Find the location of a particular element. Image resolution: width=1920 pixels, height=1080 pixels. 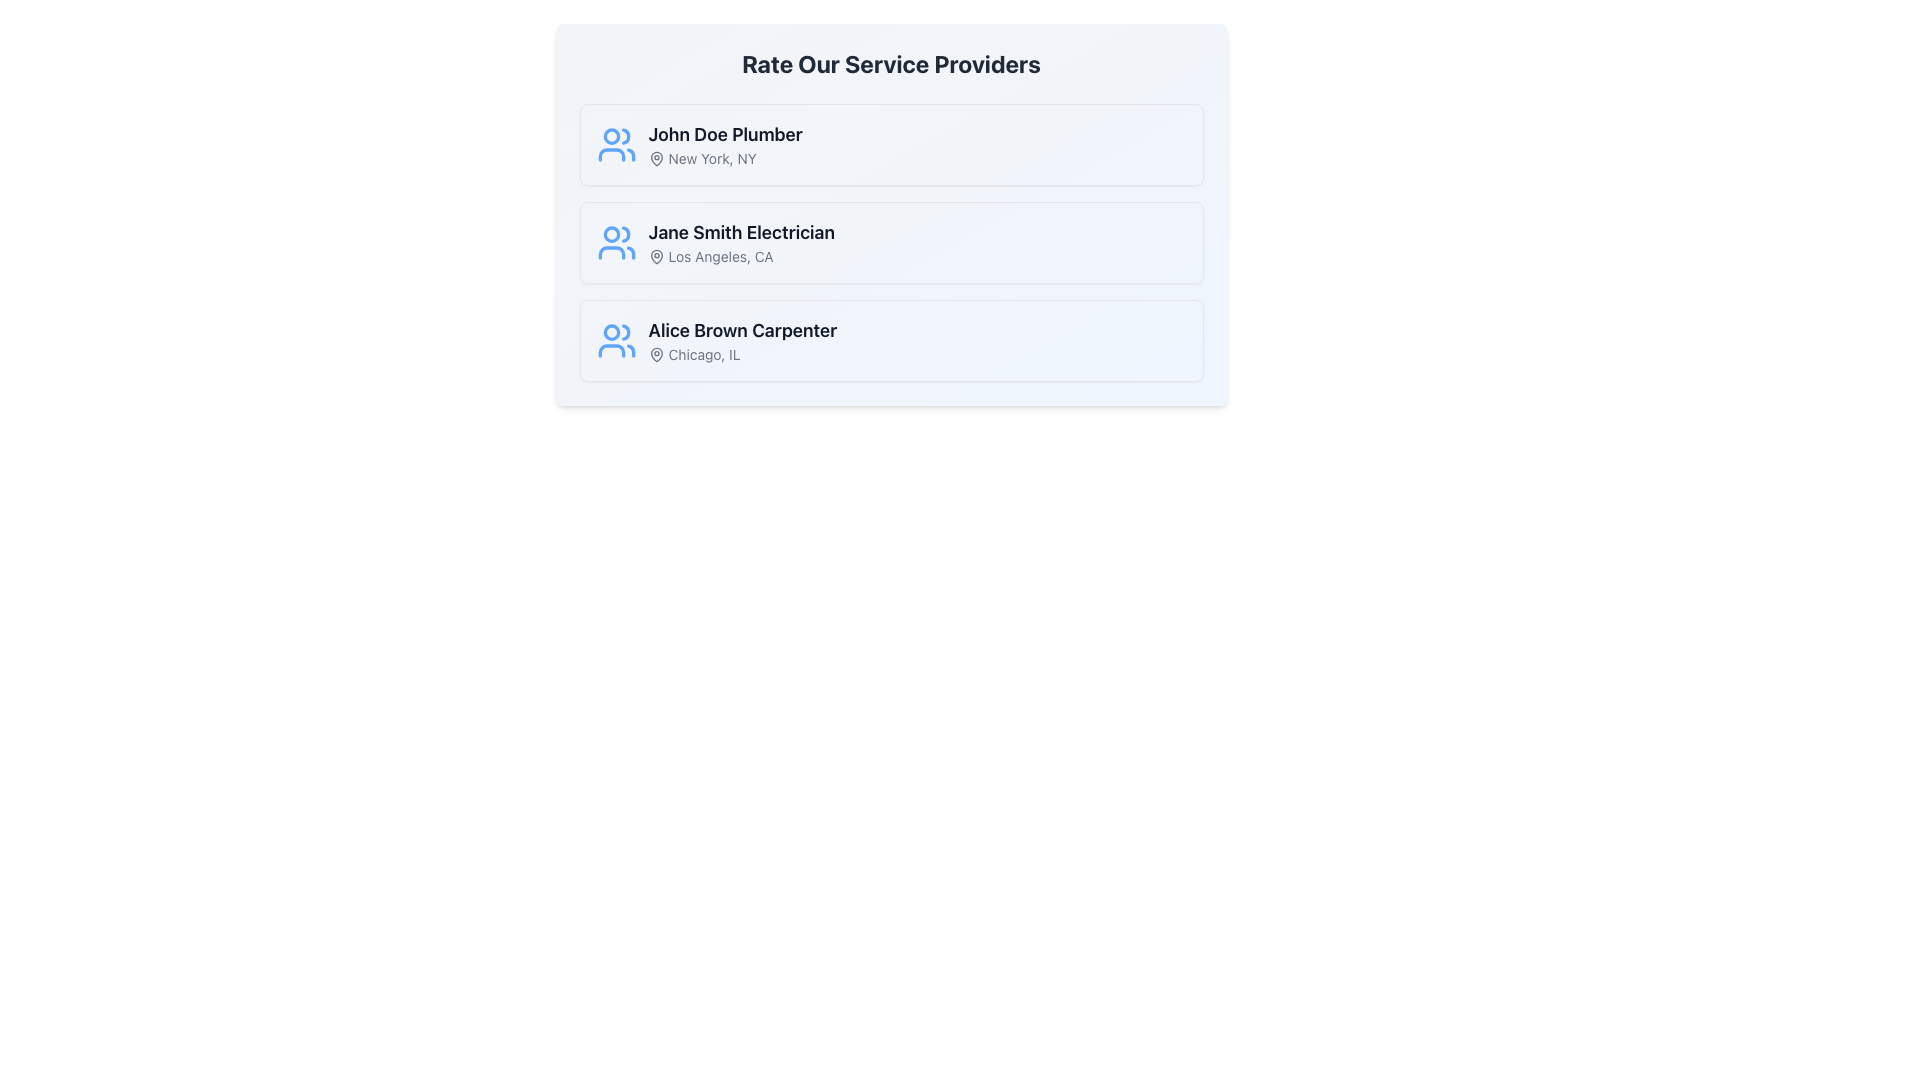

the user icon representing 'John Doe Plumber' in the 'Rate Our Service Providers' list, located at the topmost position and aligned to the left of the user's name and location is located at coordinates (615, 144).